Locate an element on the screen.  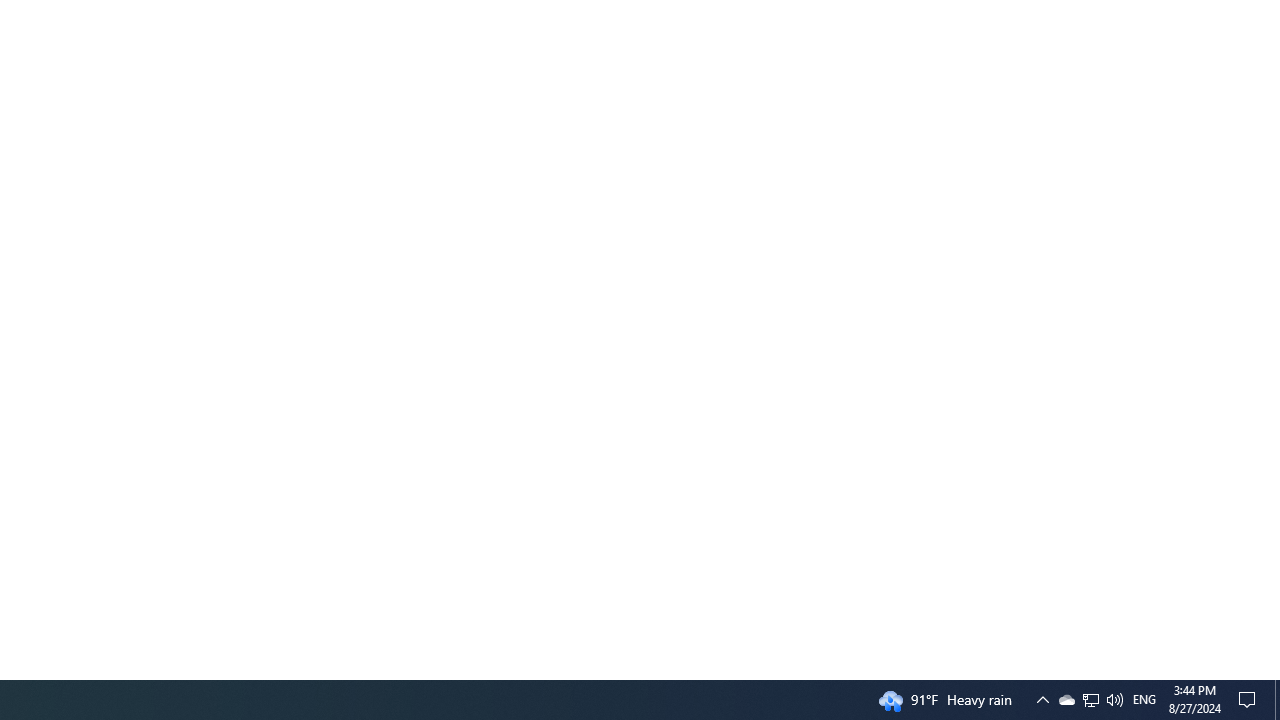
'Action Center, No new notifications' is located at coordinates (1250, 698).